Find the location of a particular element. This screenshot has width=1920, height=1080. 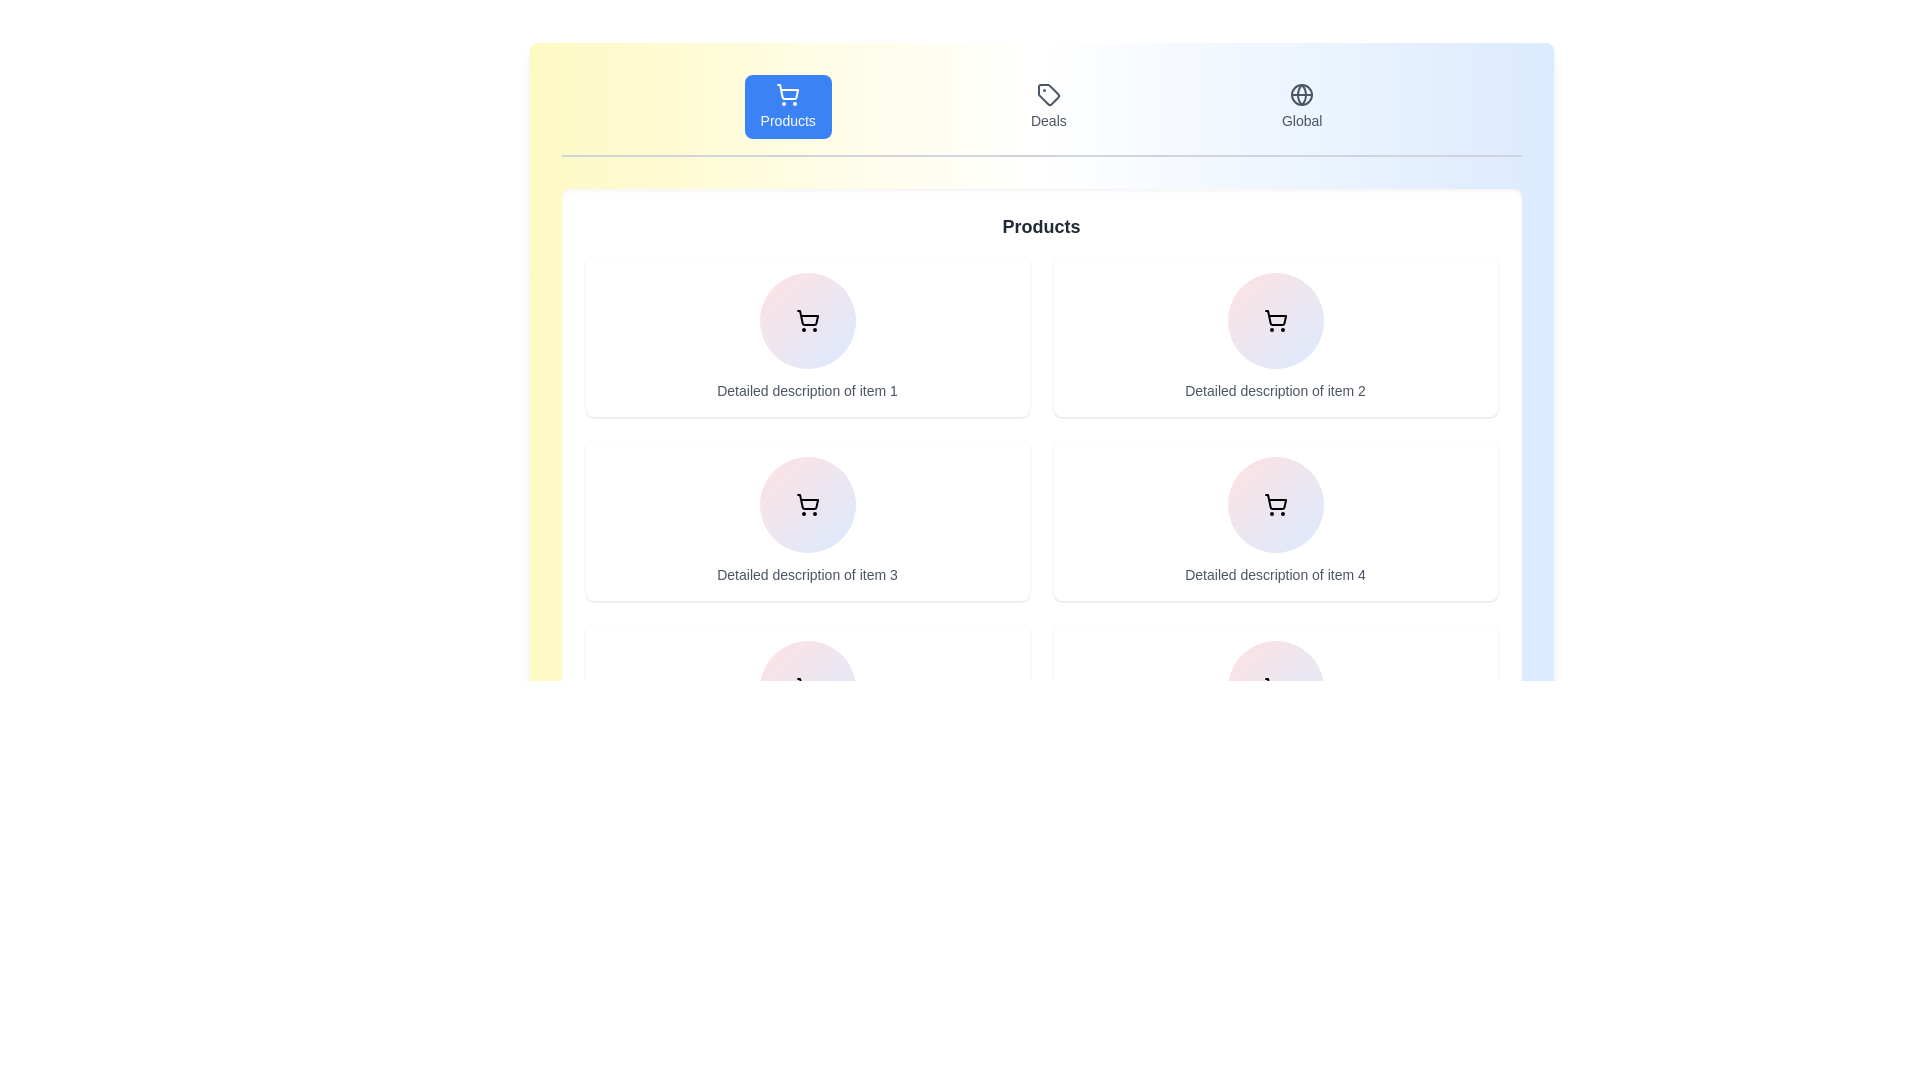

the tab labeled Deals is located at coordinates (1046, 107).